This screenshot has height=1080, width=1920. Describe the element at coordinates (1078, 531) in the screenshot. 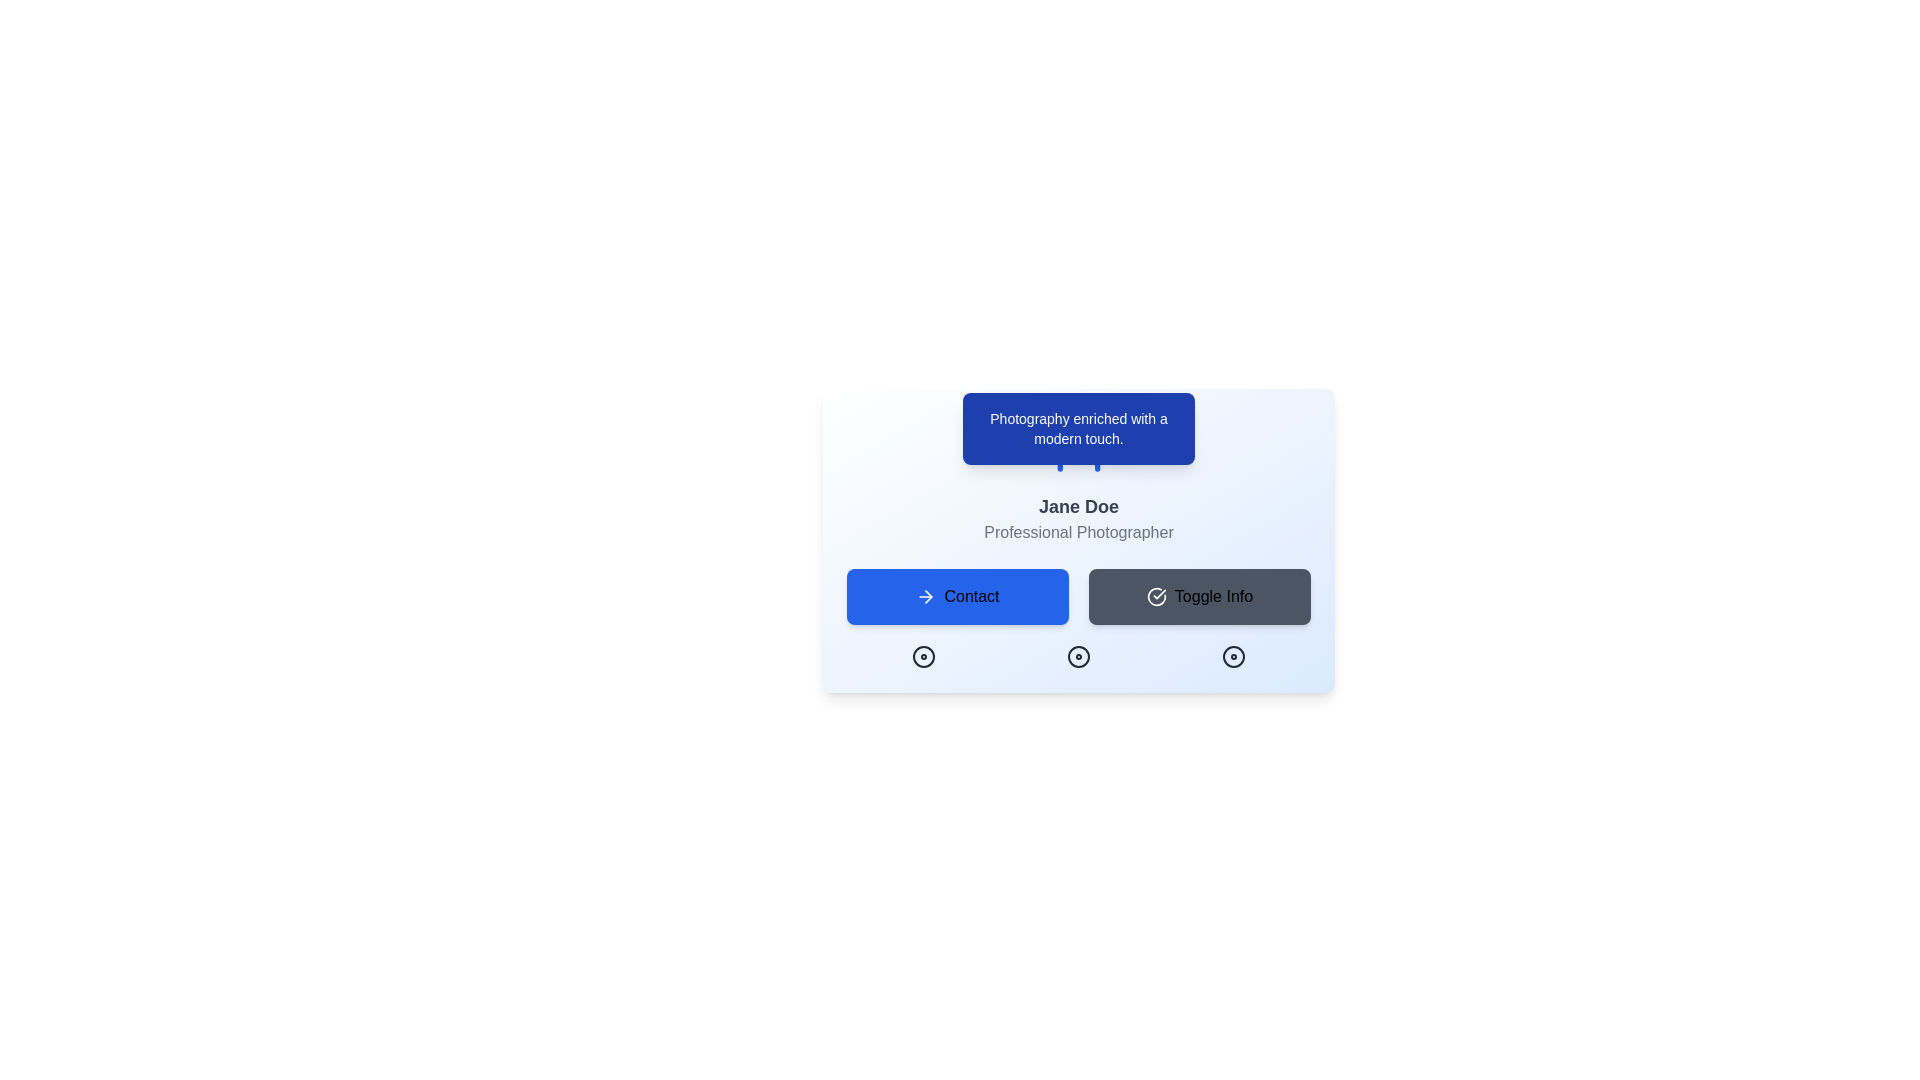

I see `the text label displaying 'Professional Photographer' styled in subdued gray color, located directly below 'Jane Doe' within the central vertical alignment of the card layout` at that location.